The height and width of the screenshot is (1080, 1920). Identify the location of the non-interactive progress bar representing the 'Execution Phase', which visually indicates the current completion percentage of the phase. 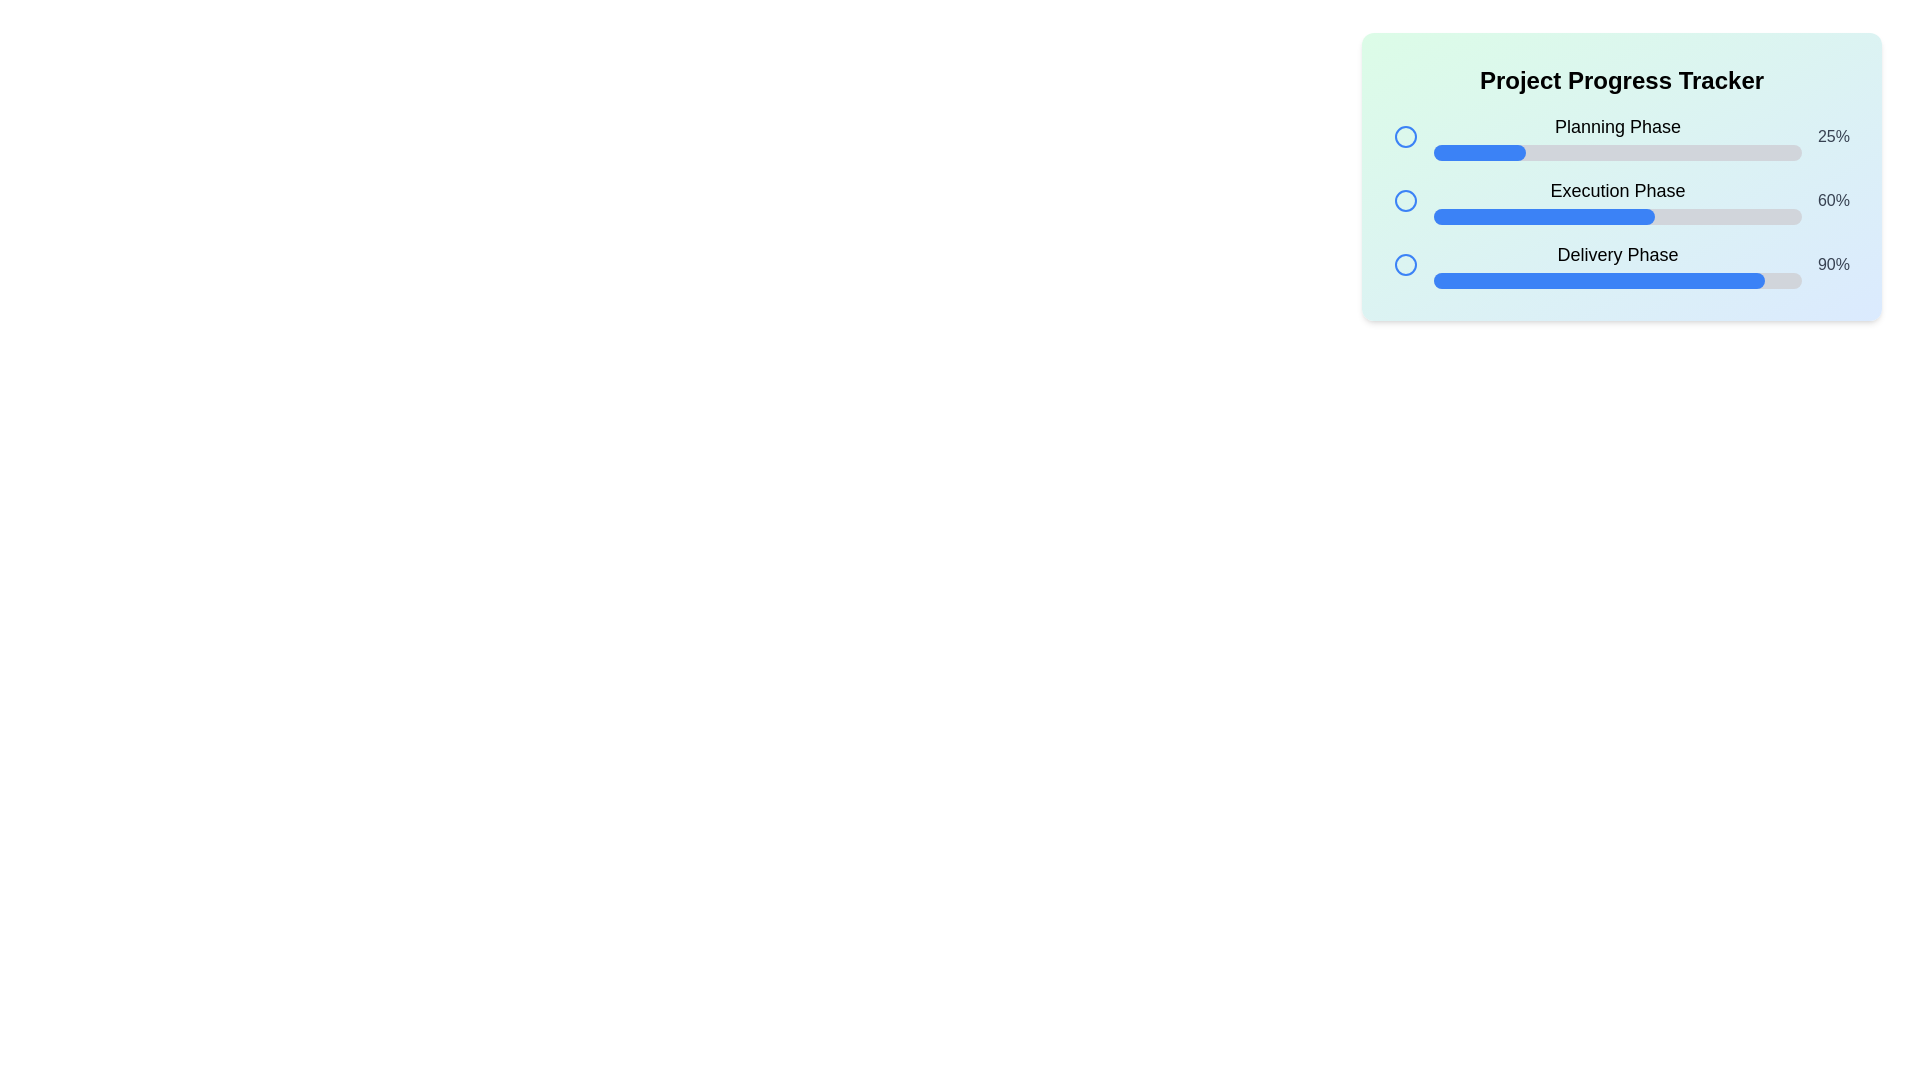
(1617, 216).